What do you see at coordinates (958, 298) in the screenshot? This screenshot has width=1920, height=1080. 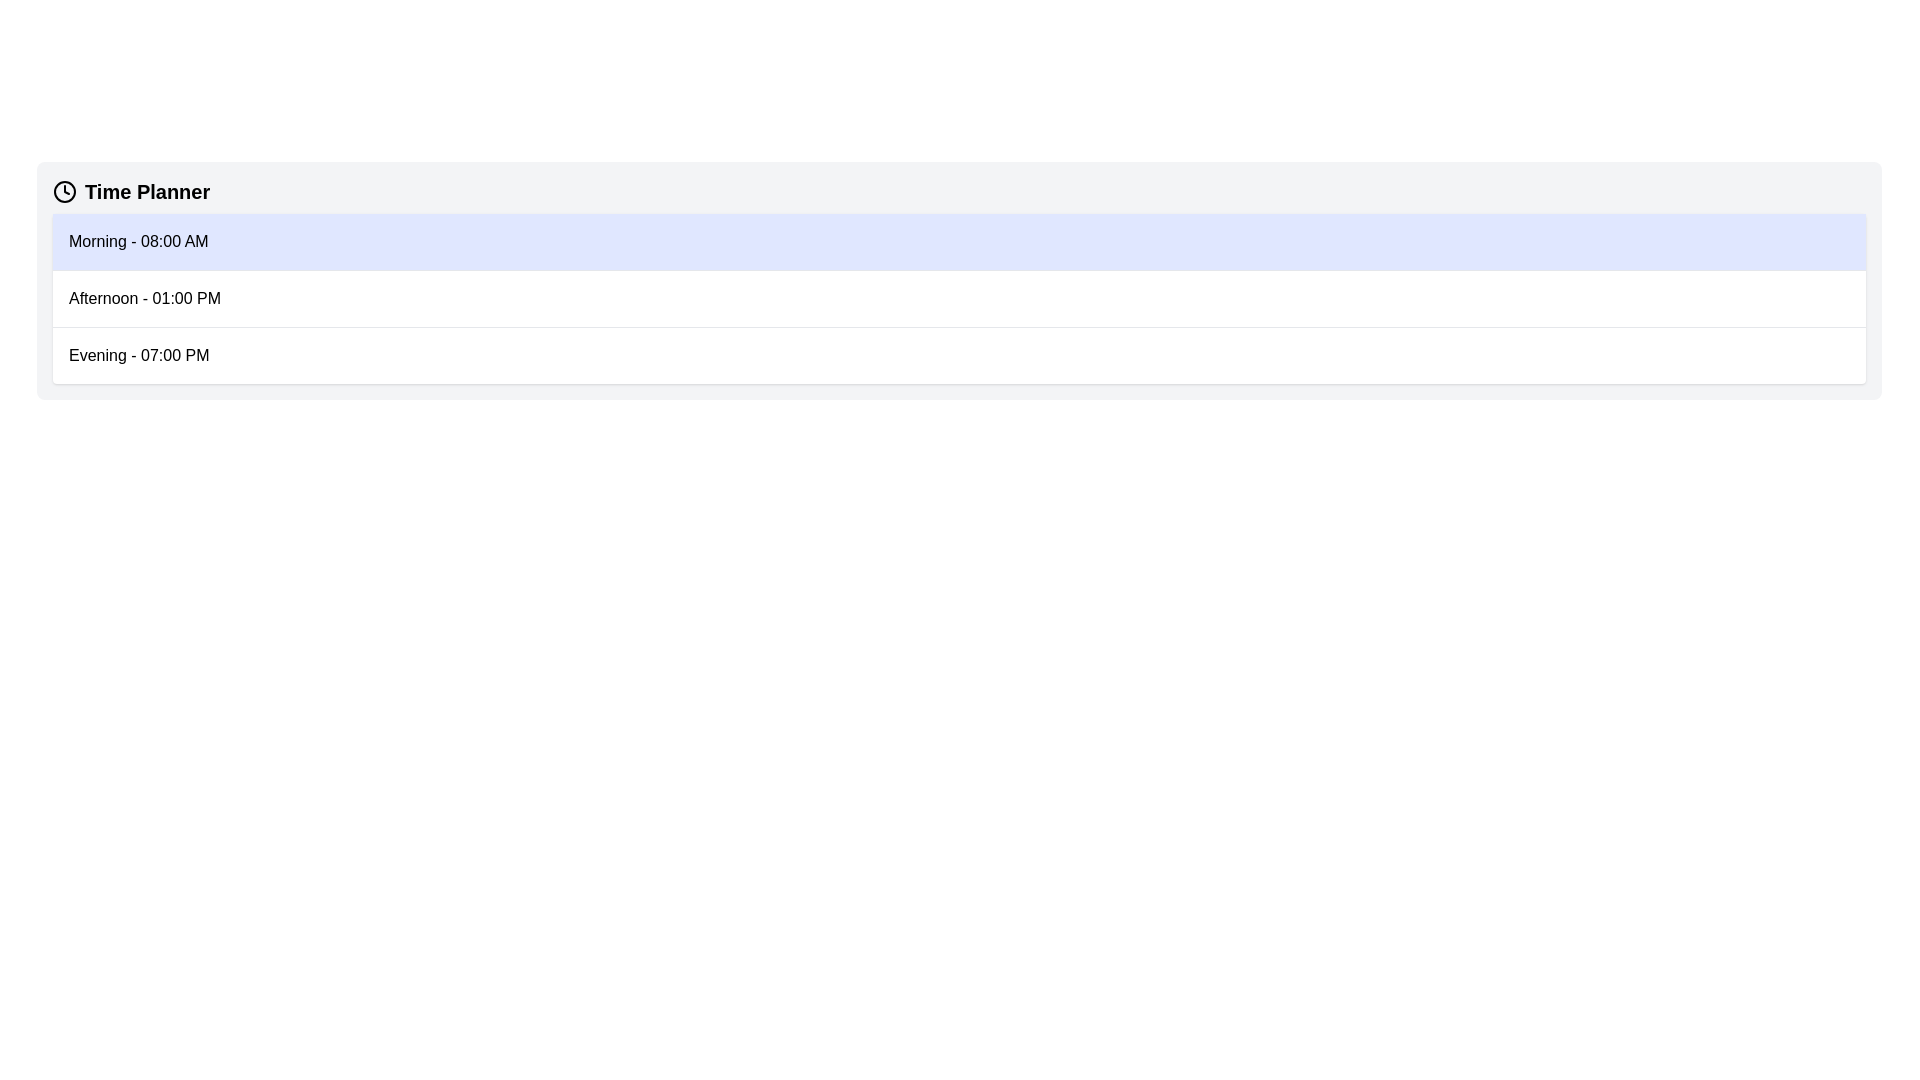 I see `the selectable time slot option labeled 'Afternoon - 01:00 PM'` at bounding box center [958, 298].